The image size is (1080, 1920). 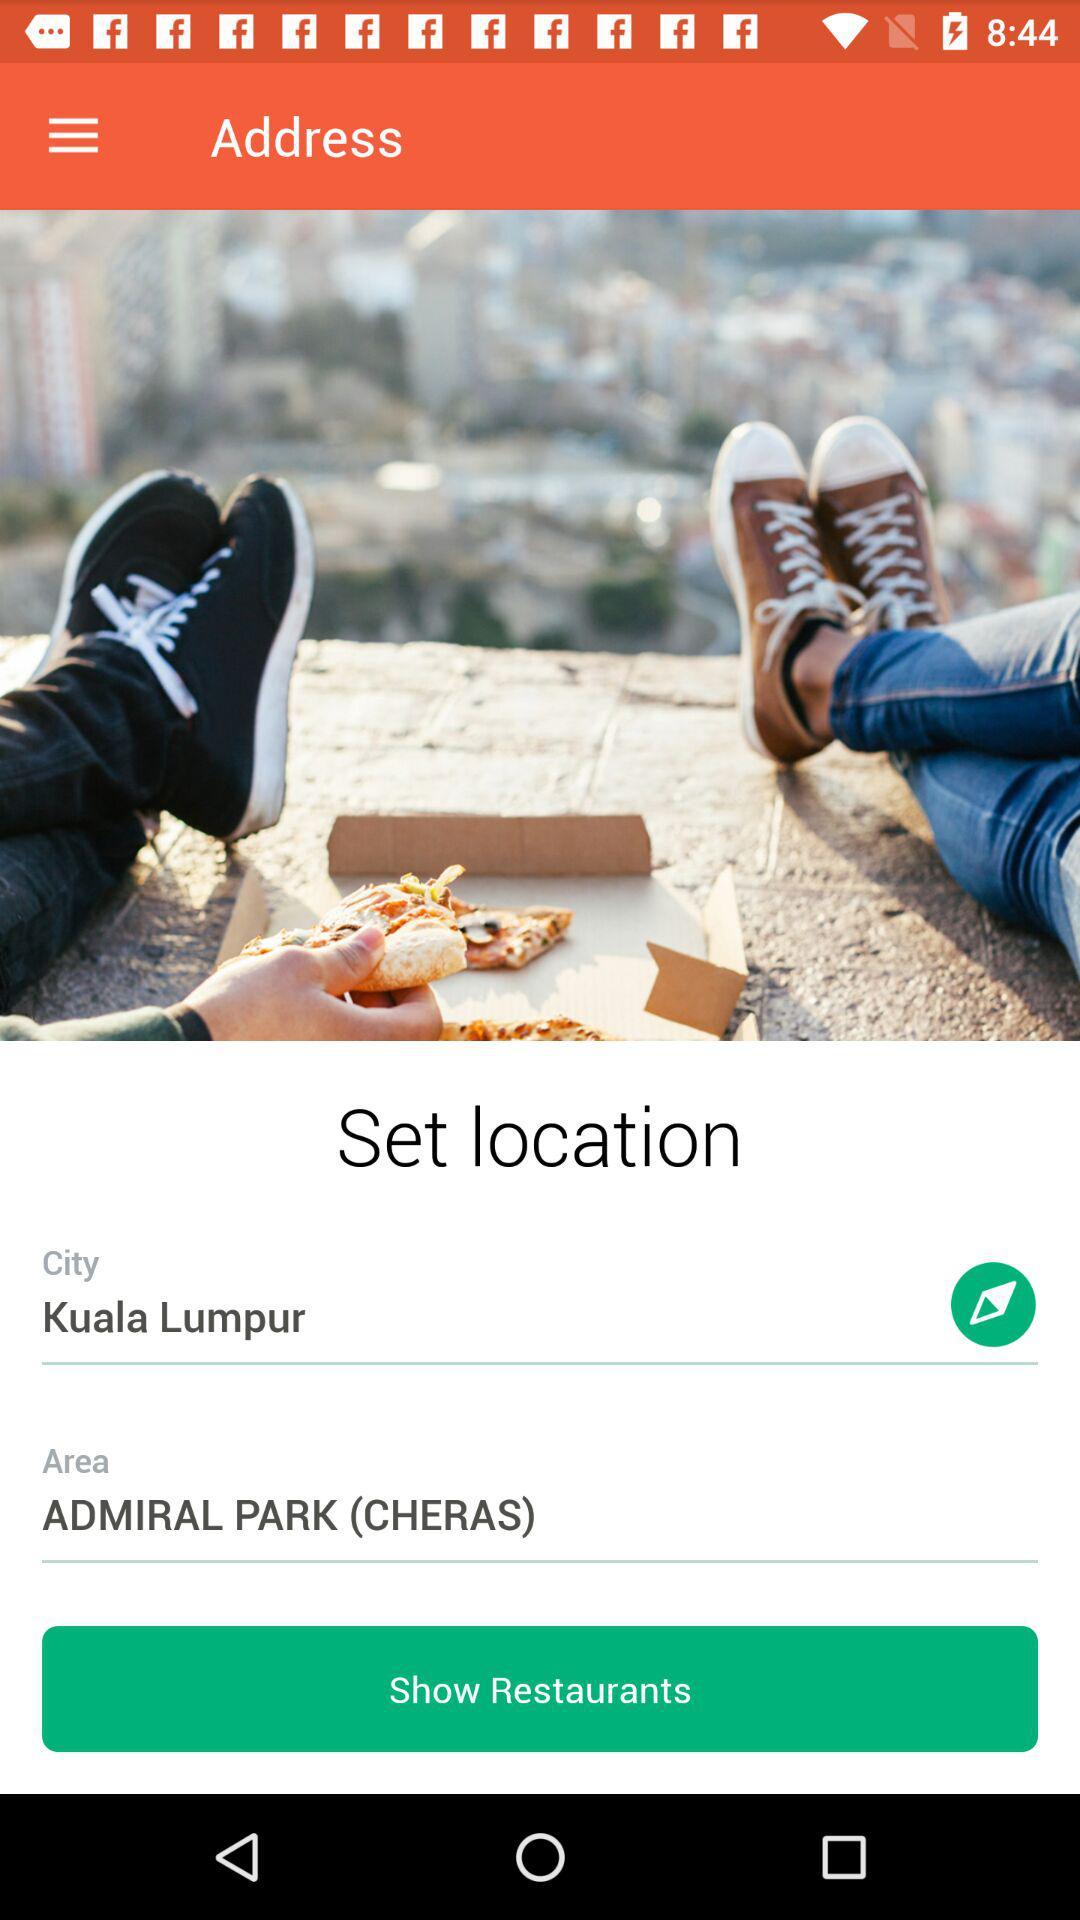 I want to click on item at the top left corner, so click(x=72, y=135).